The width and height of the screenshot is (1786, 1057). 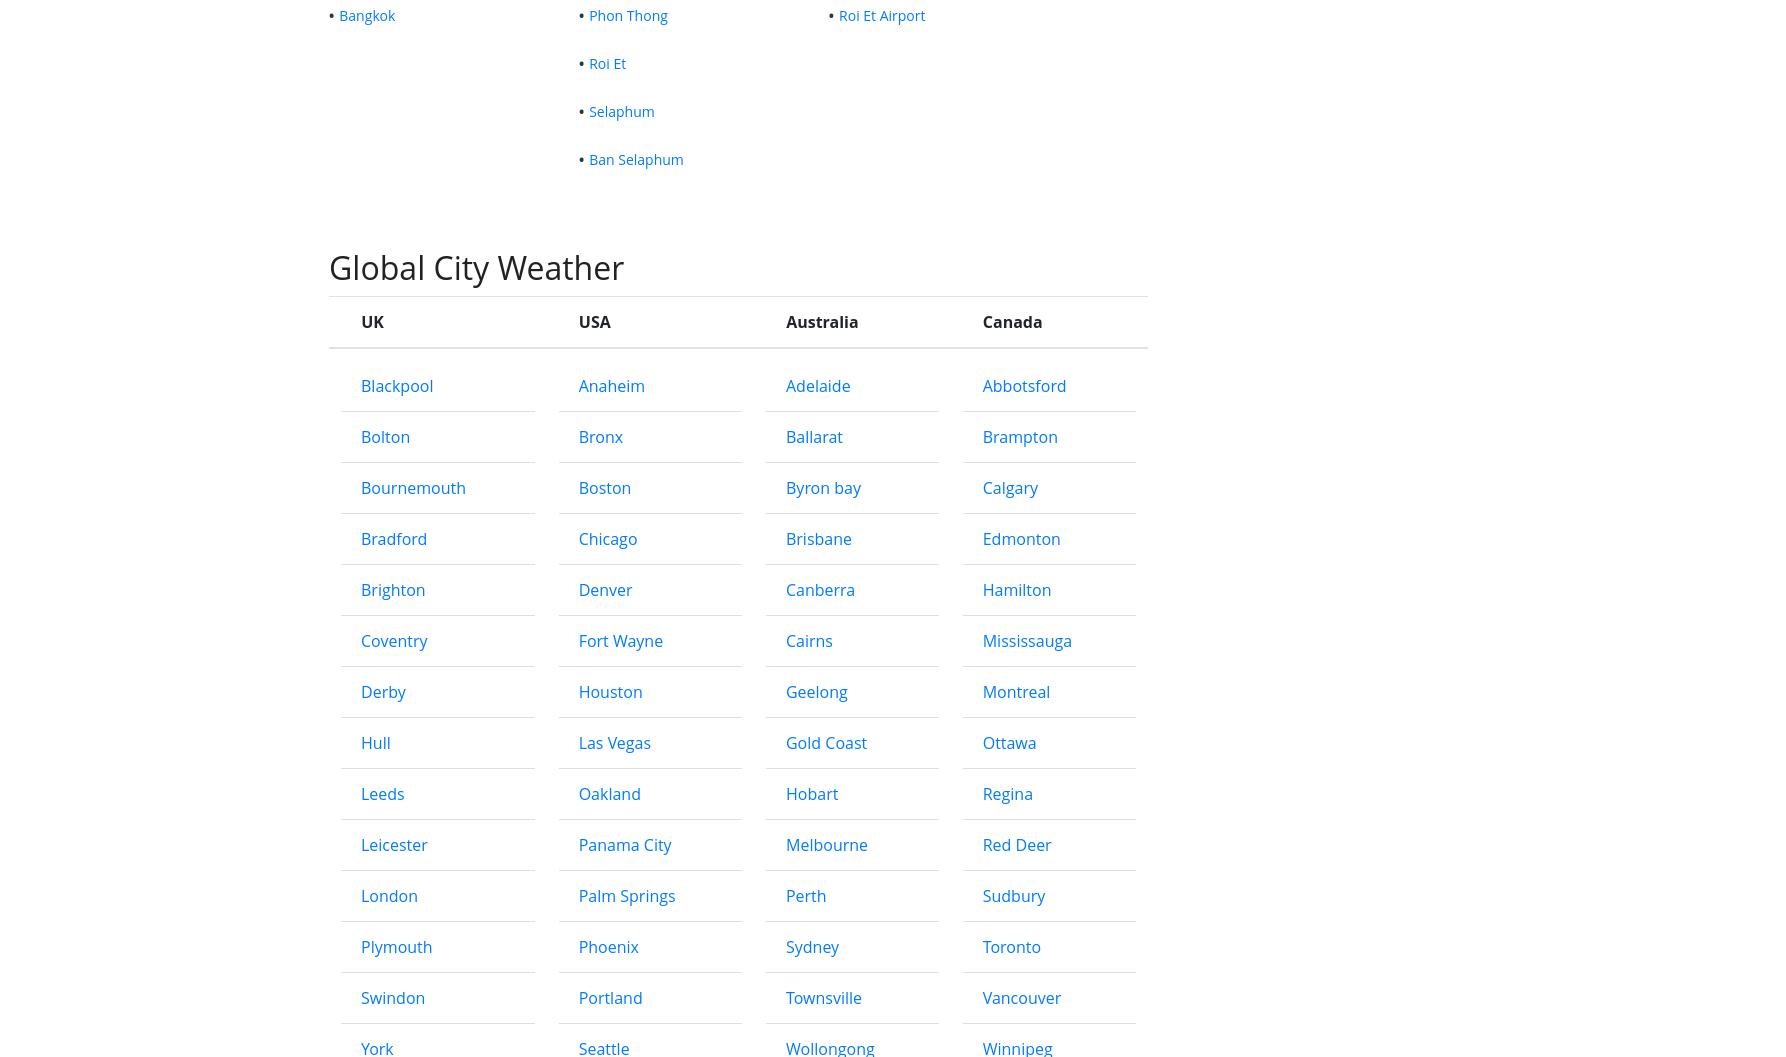 What do you see at coordinates (783, 732) in the screenshot?
I see `'Ballarat'` at bounding box center [783, 732].